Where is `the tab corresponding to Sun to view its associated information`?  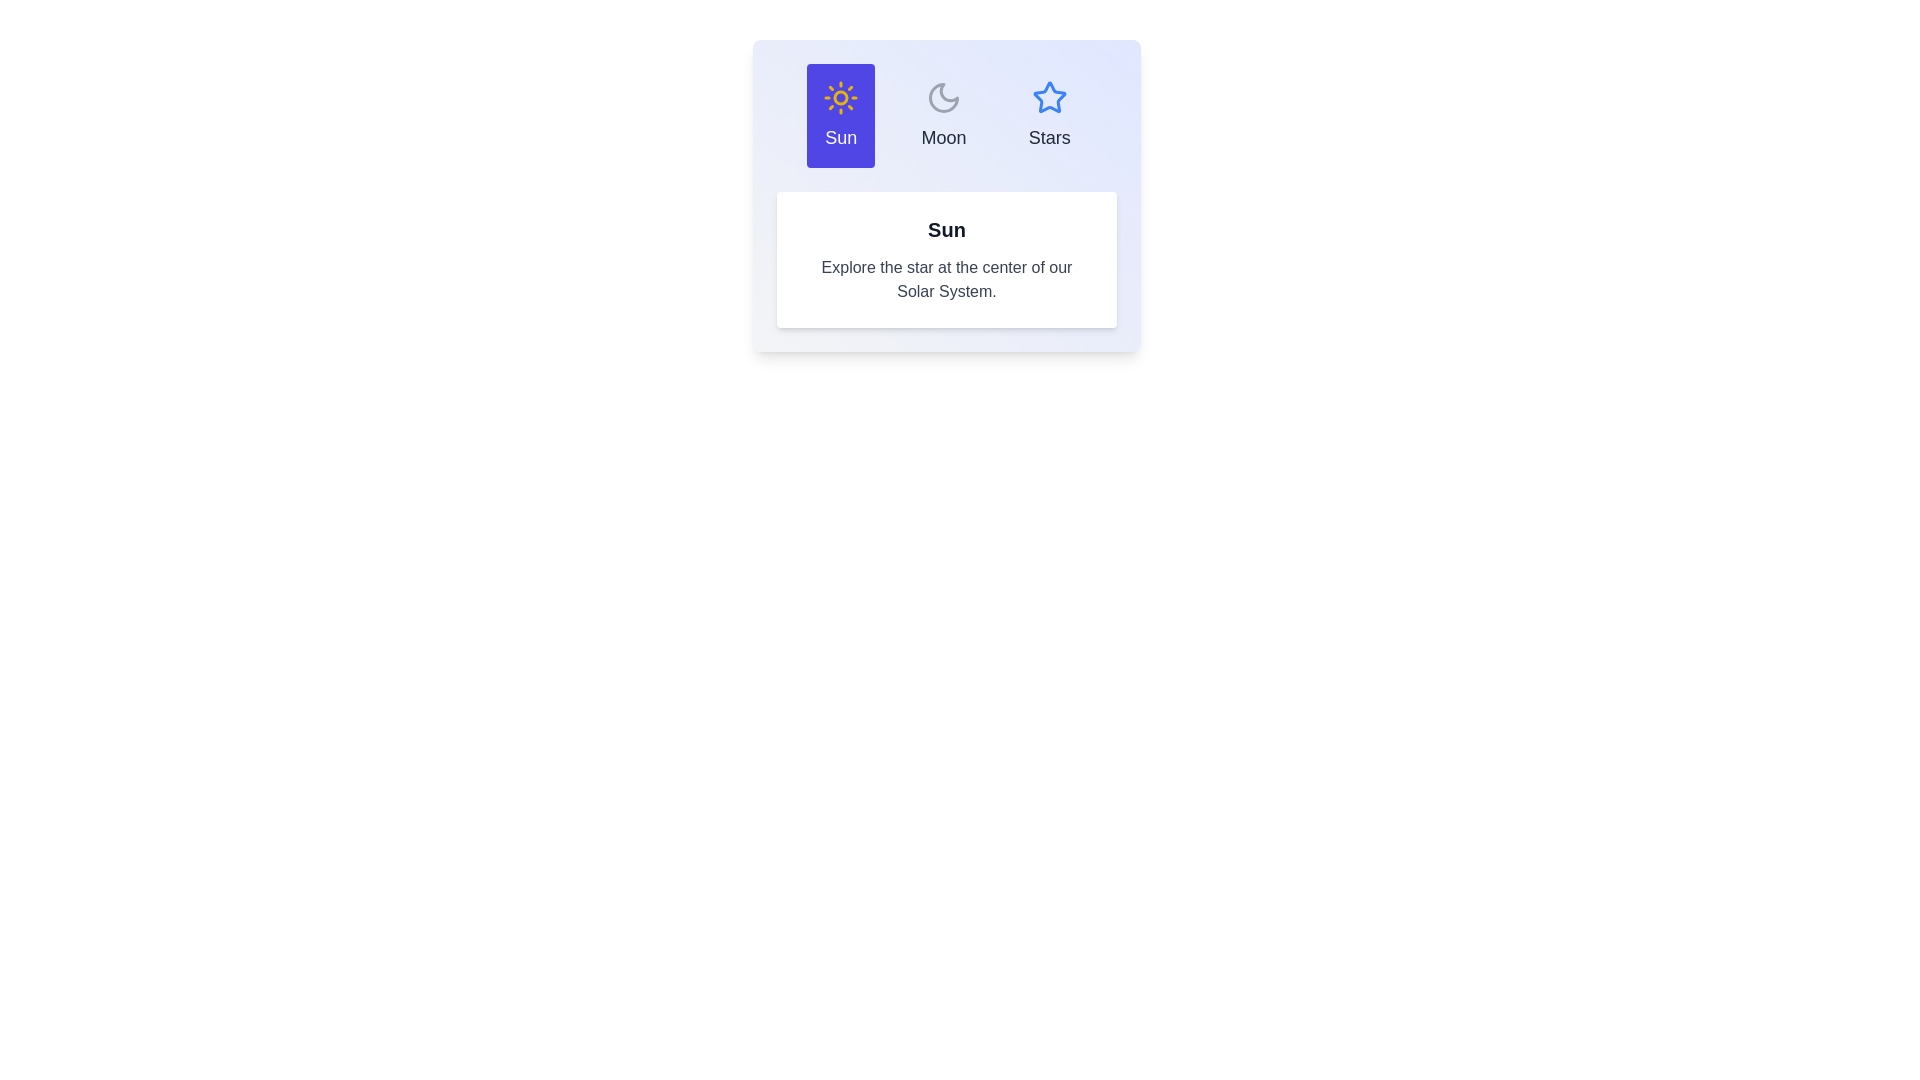
the tab corresponding to Sun to view its associated information is located at coordinates (841, 115).